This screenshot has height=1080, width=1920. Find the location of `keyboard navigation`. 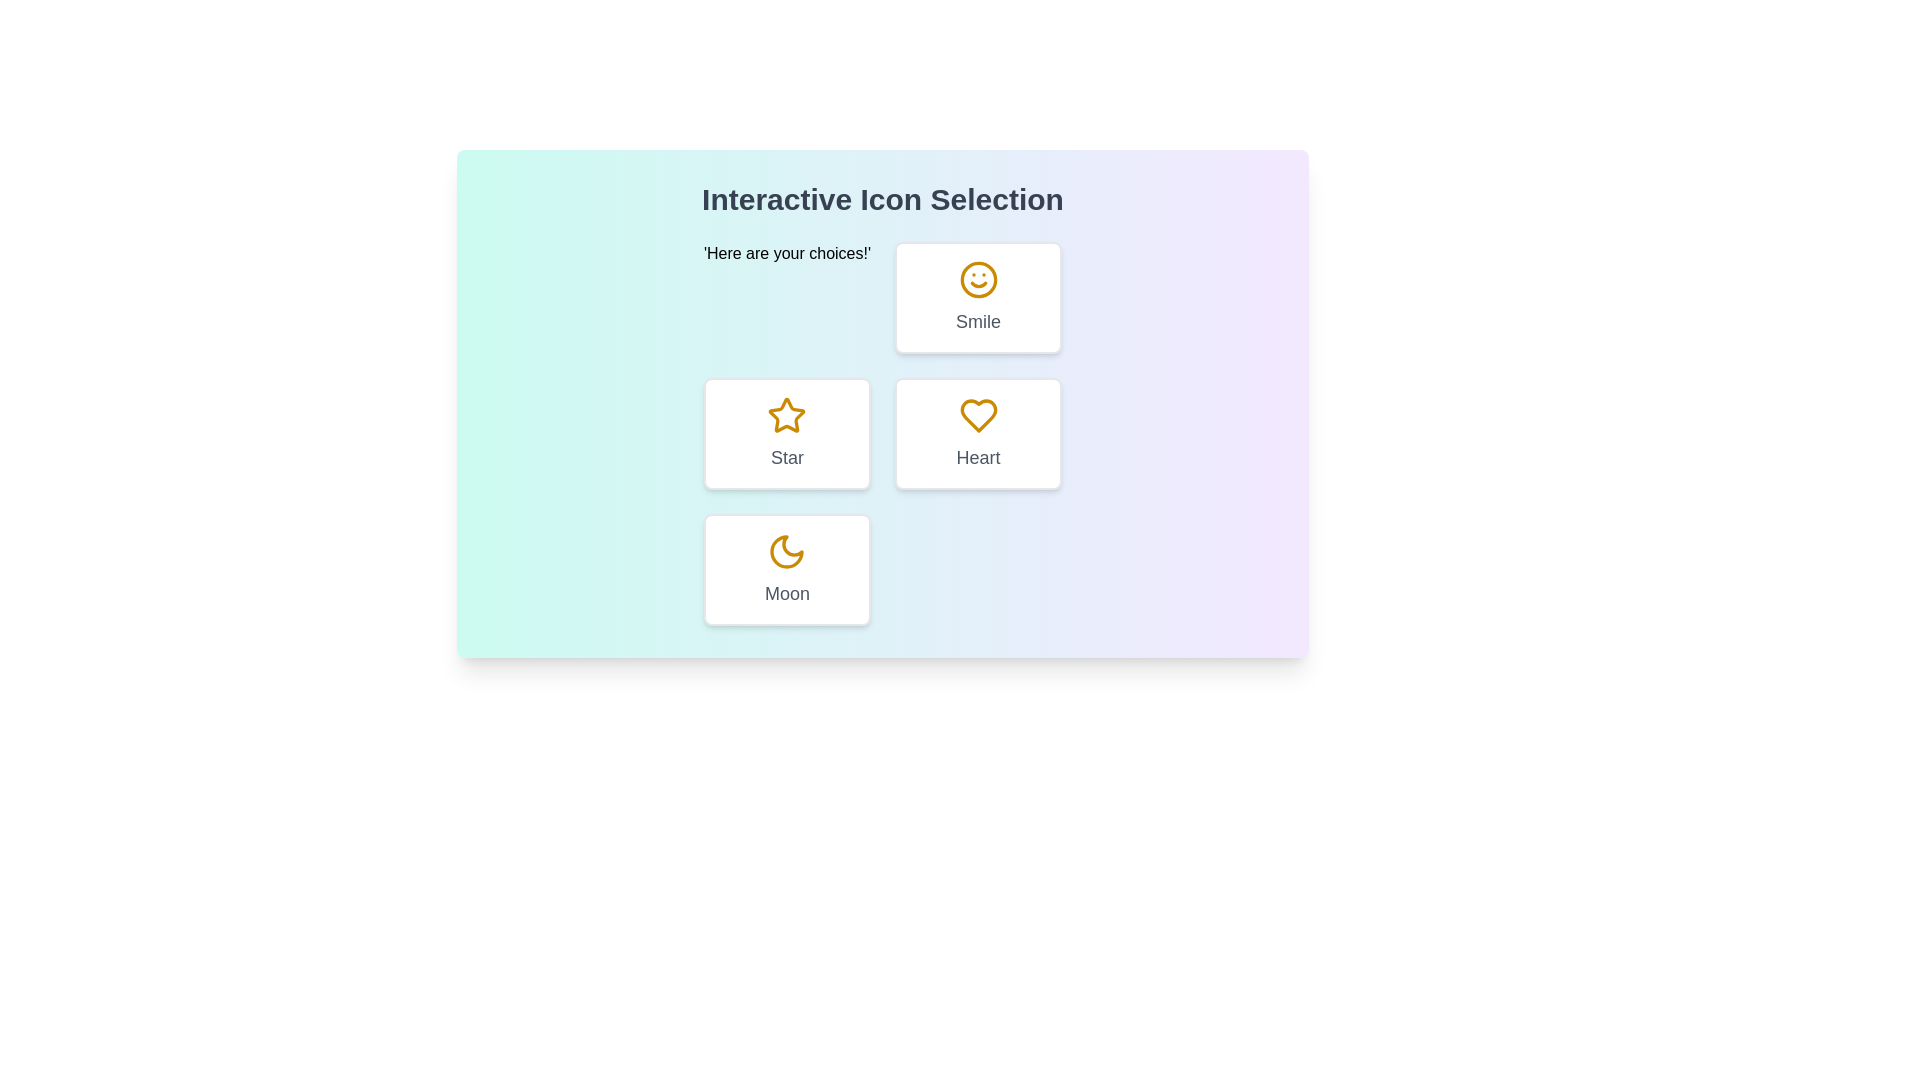

keyboard navigation is located at coordinates (786, 551).